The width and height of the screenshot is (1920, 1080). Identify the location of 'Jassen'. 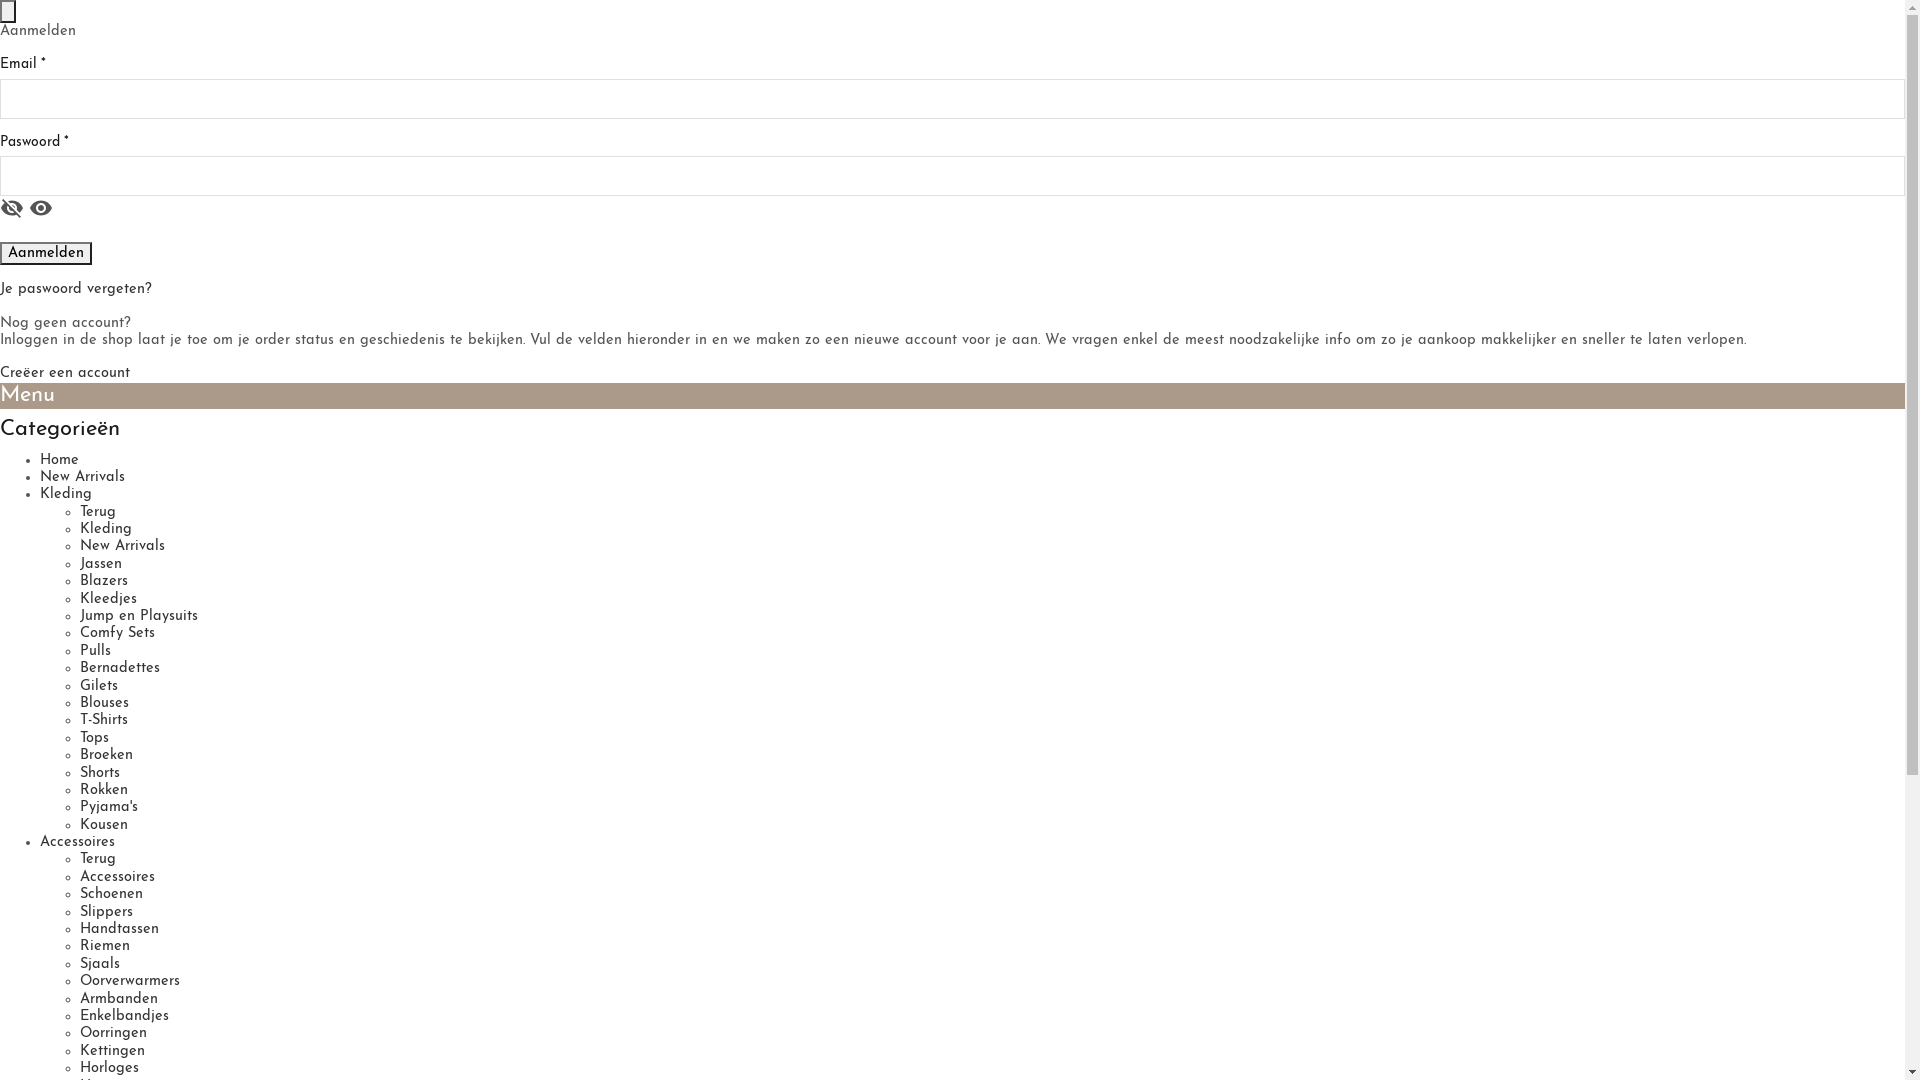
(99, 564).